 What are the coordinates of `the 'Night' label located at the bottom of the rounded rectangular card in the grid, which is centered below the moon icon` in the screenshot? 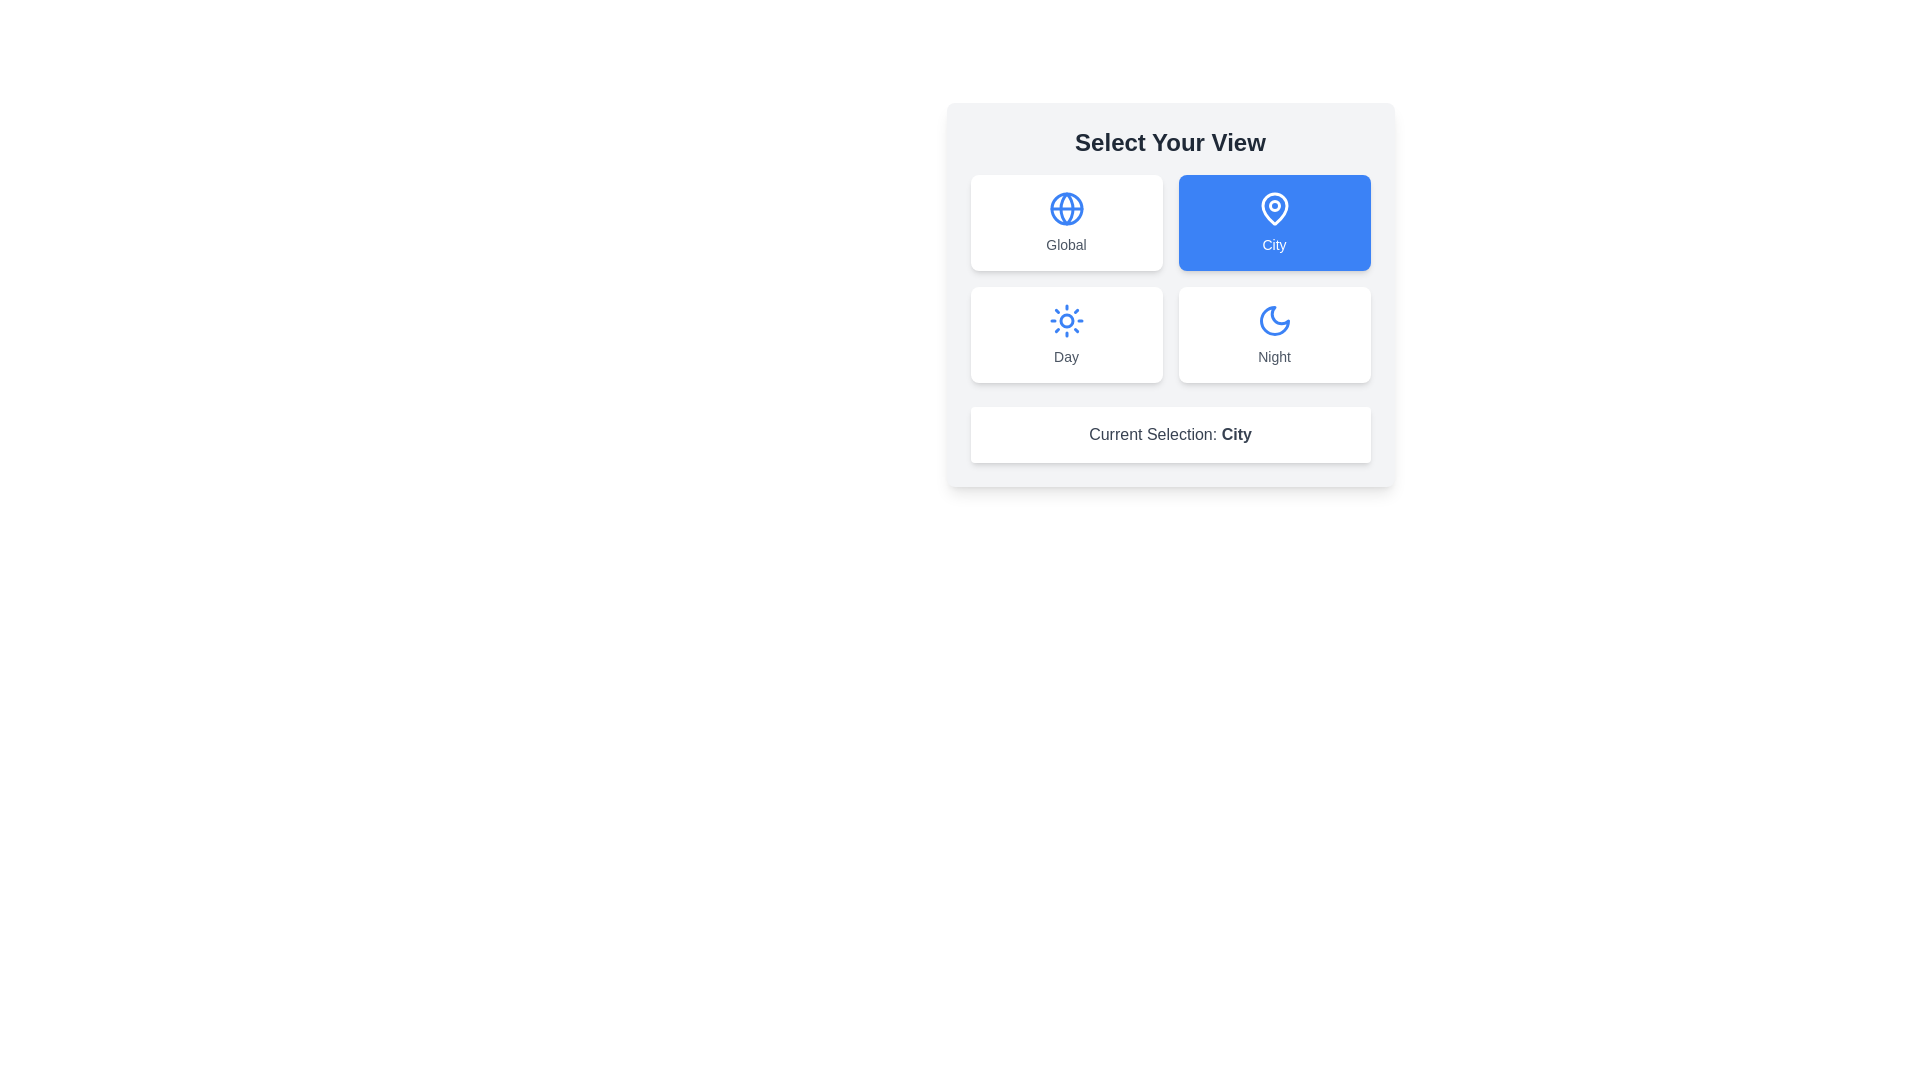 It's located at (1273, 356).